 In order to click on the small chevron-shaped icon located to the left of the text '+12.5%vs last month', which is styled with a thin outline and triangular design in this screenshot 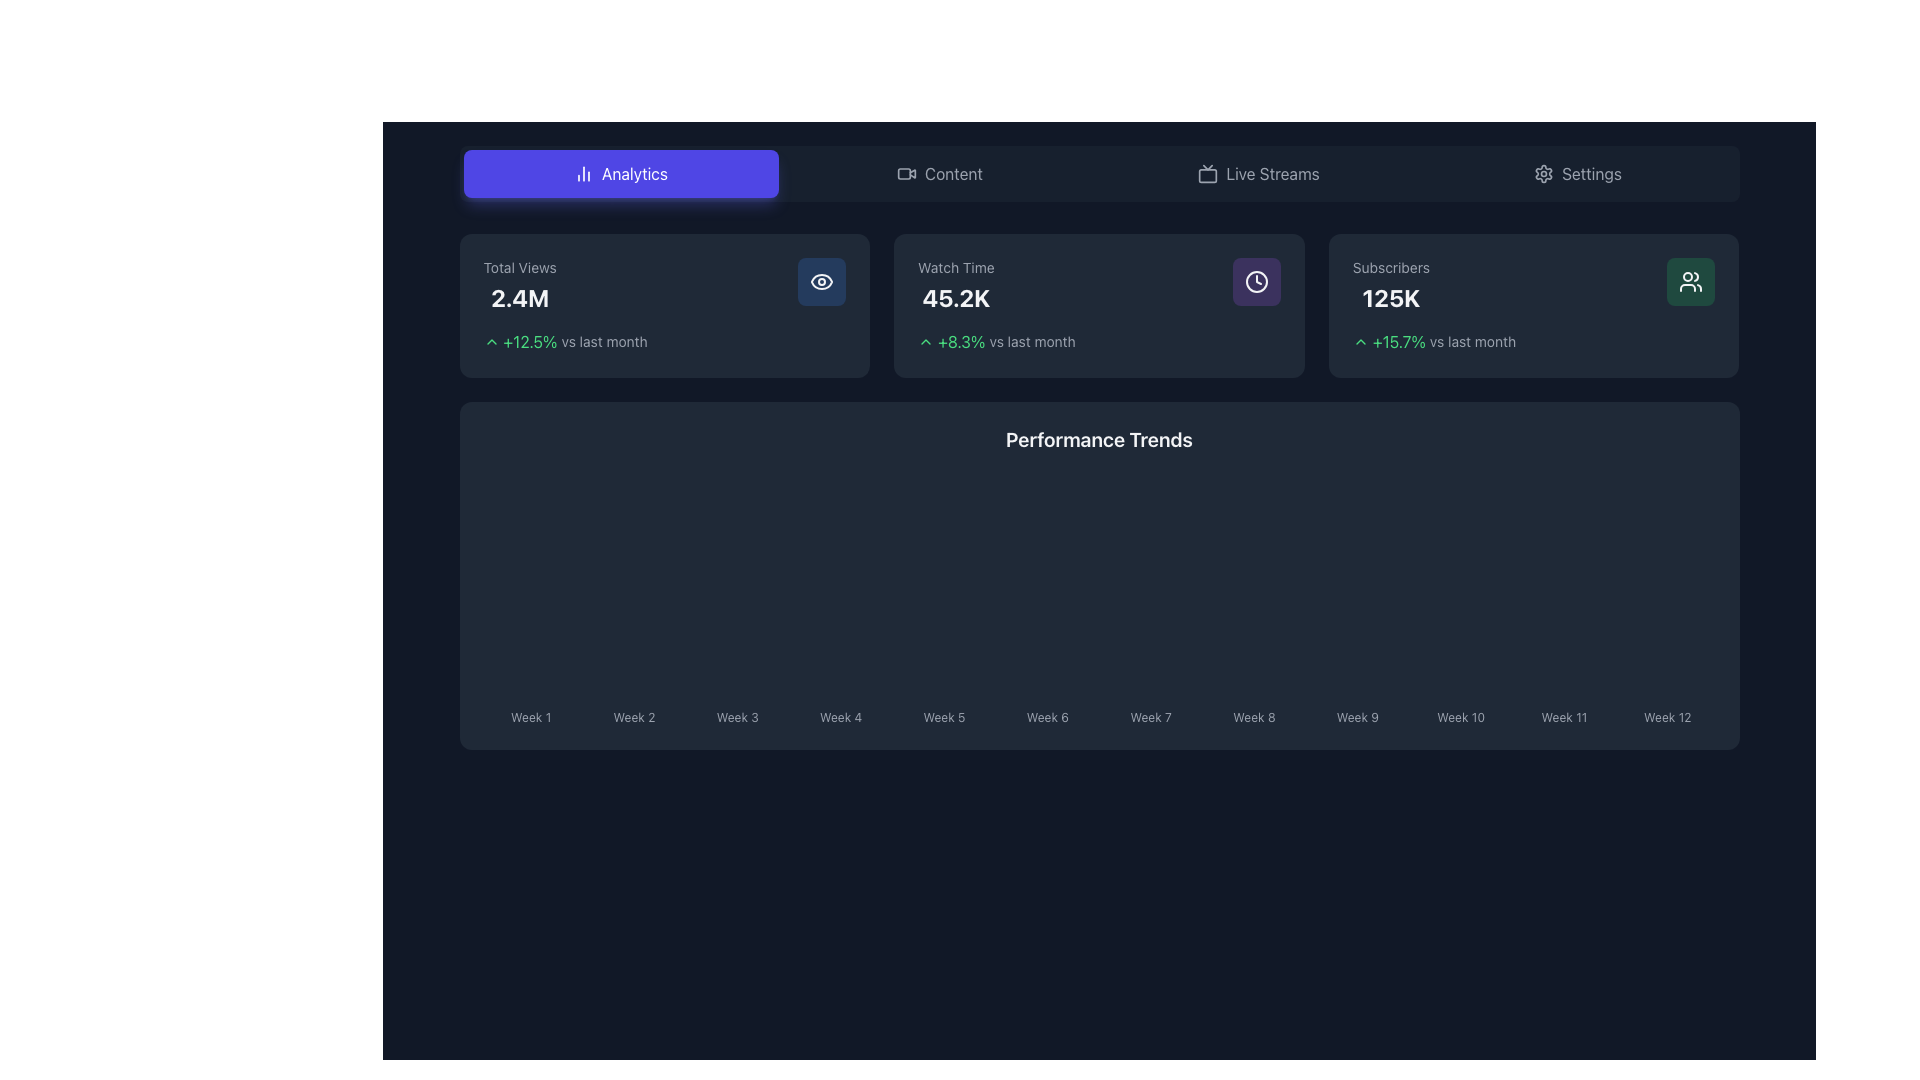, I will do `click(491, 341)`.